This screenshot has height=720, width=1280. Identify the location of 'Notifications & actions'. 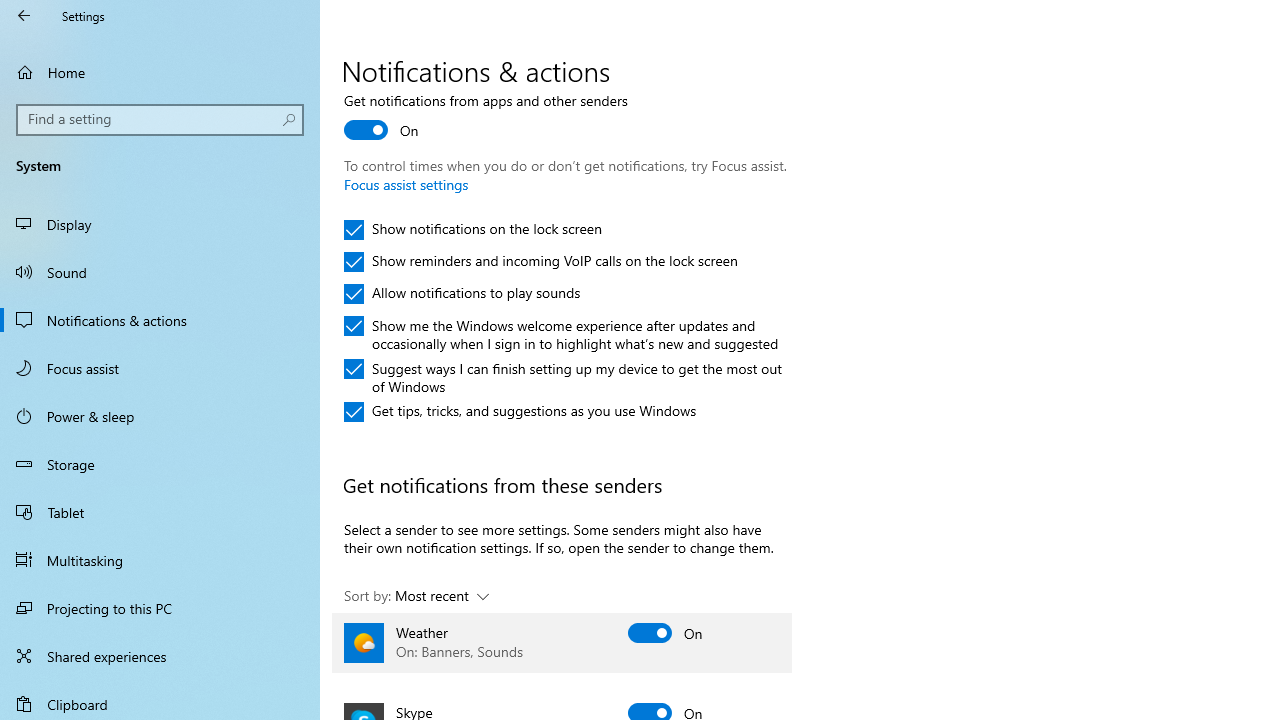
(160, 319).